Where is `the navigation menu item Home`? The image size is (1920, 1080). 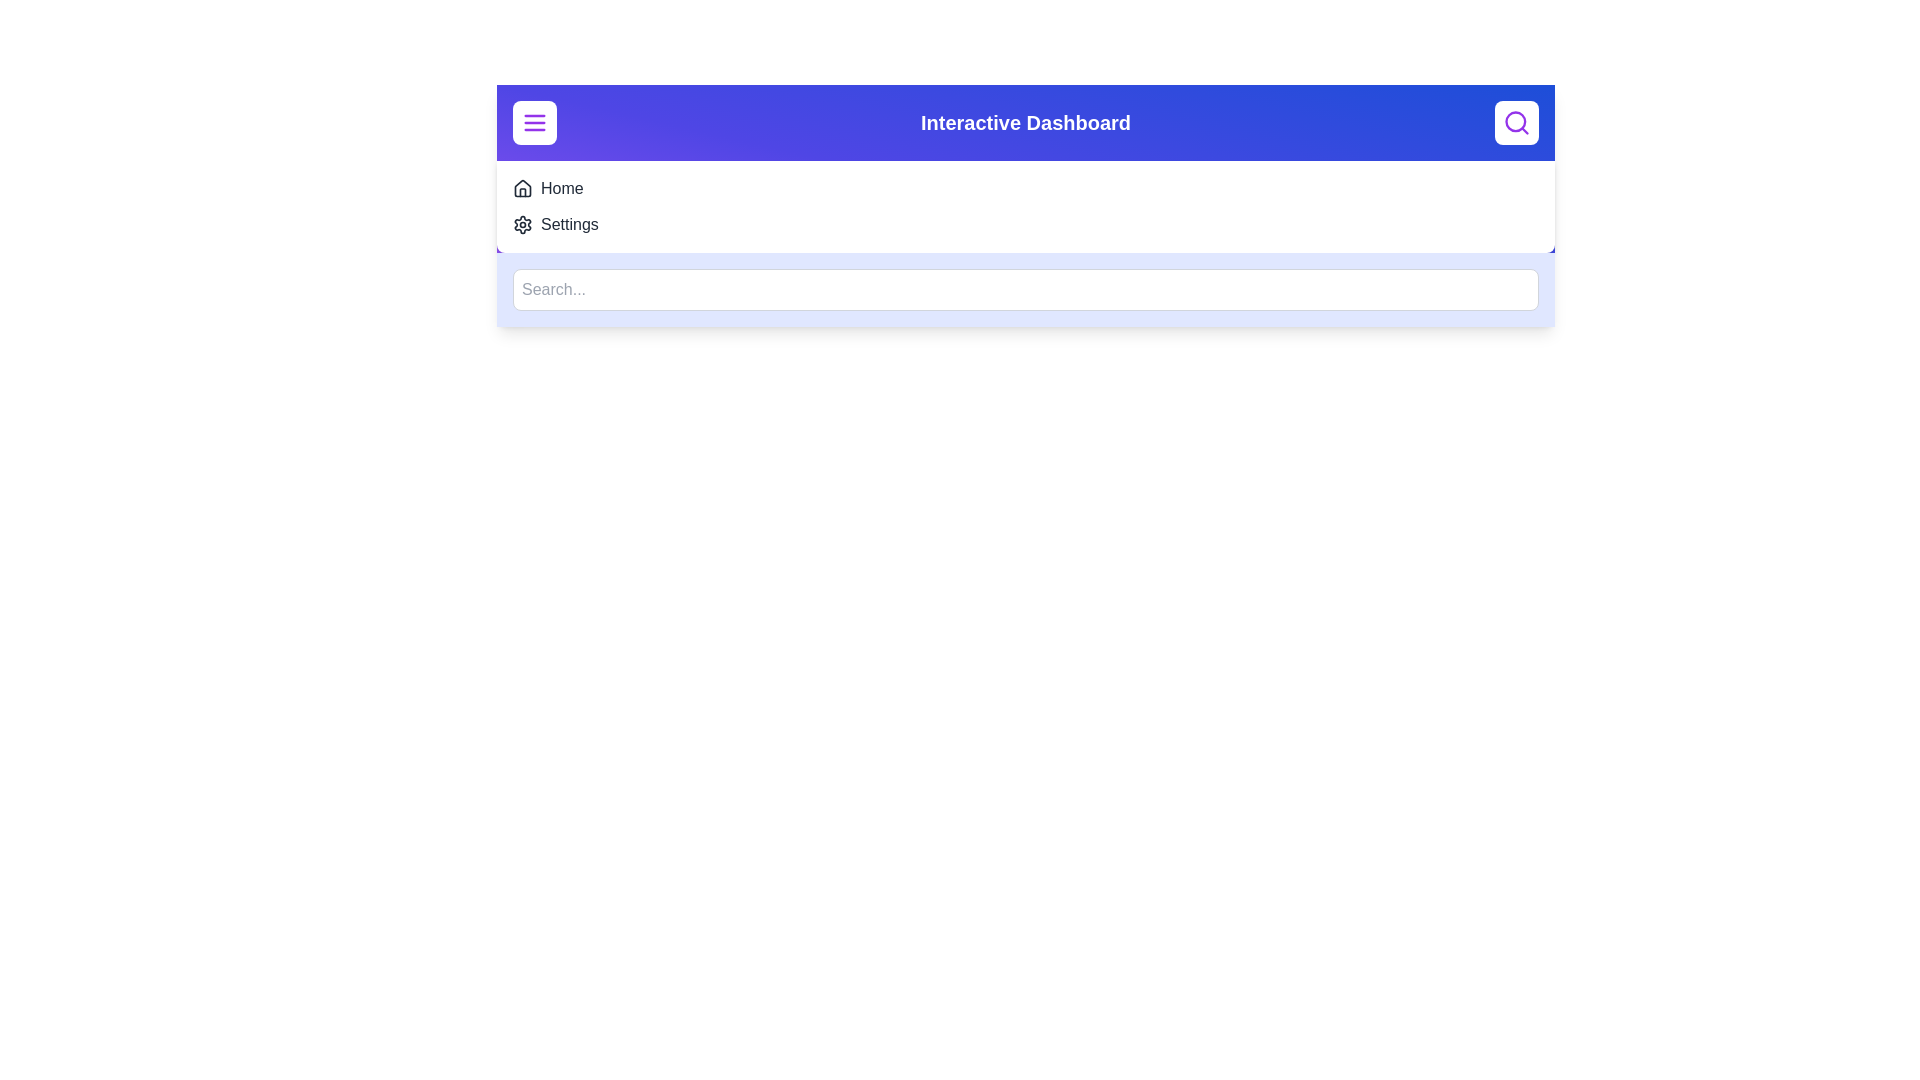 the navigation menu item Home is located at coordinates (560, 189).